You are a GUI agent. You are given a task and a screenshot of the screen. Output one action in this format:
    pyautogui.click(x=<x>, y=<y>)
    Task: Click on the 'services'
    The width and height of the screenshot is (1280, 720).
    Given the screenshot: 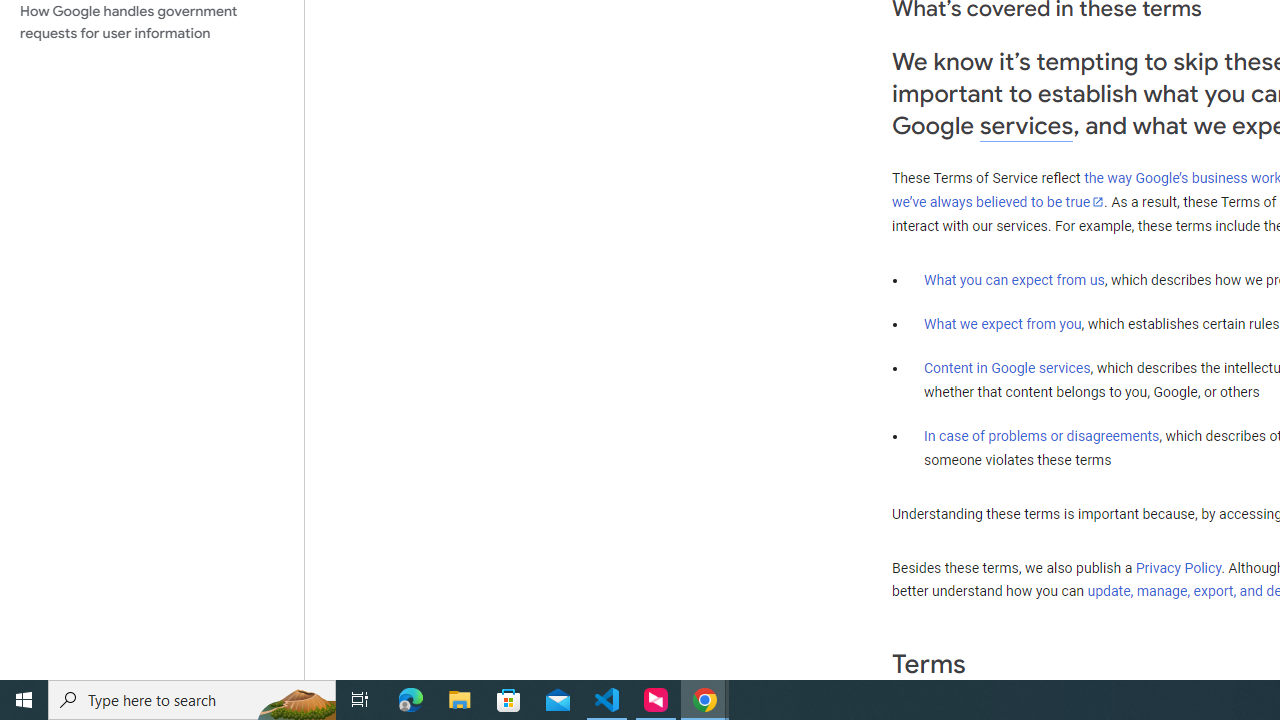 What is the action you would take?
    pyautogui.click(x=1026, y=125)
    